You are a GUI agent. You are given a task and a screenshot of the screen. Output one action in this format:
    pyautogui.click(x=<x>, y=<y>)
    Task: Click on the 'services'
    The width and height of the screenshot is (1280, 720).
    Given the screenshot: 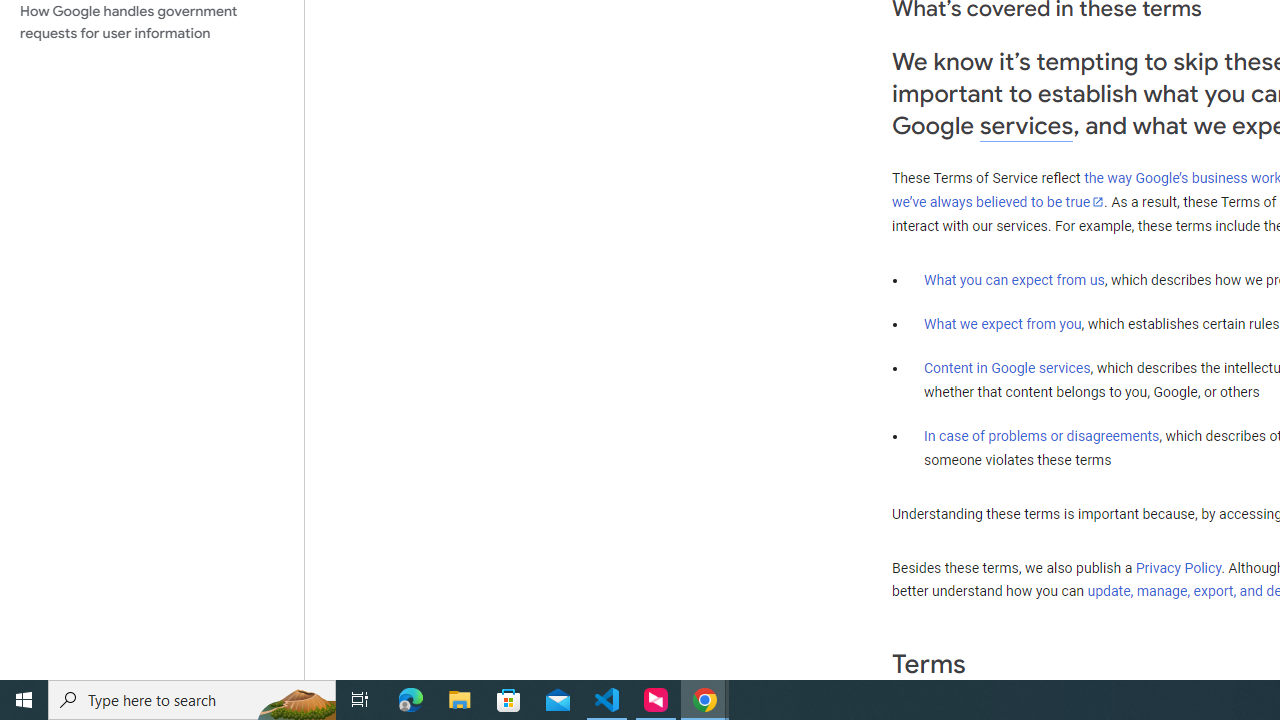 What is the action you would take?
    pyautogui.click(x=1026, y=125)
    